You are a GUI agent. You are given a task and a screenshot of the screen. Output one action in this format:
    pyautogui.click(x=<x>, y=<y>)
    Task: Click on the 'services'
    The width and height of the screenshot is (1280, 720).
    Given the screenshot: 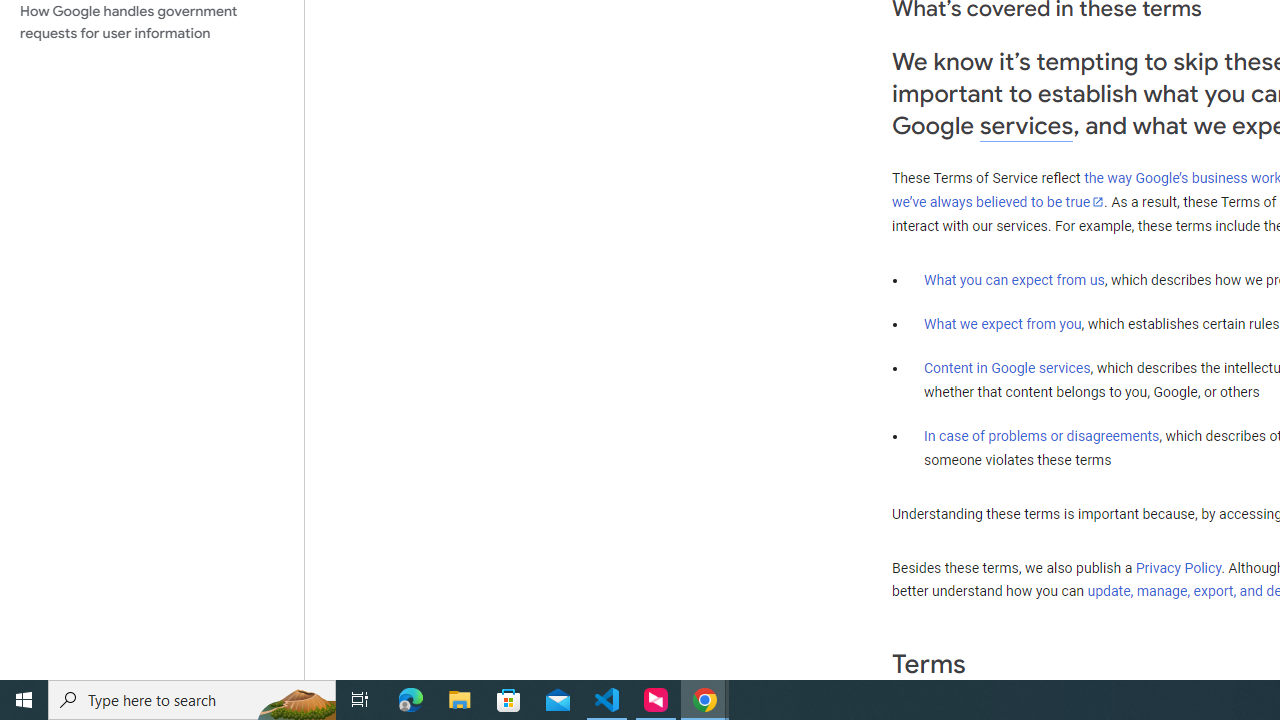 What is the action you would take?
    pyautogui.click(x=1026, y=125)
    